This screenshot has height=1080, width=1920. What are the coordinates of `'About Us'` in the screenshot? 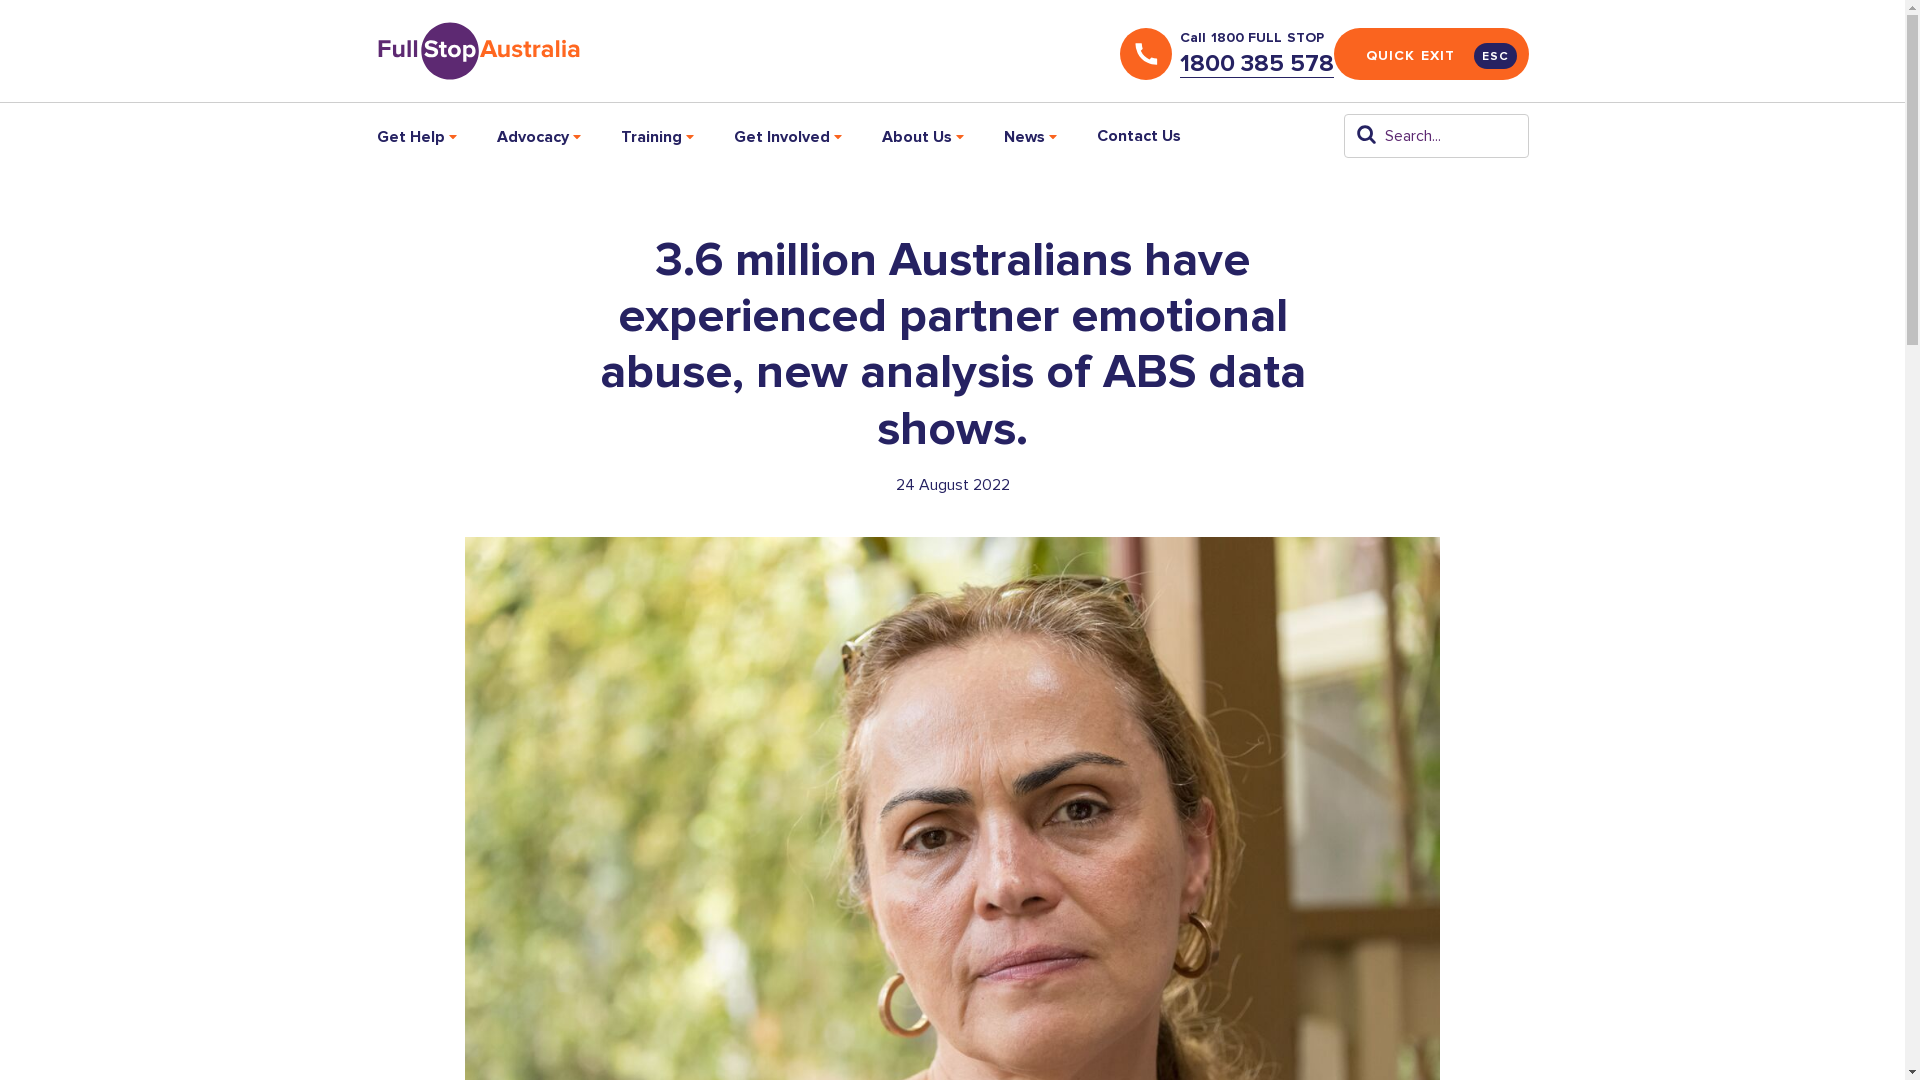 It's located at (921, 135).